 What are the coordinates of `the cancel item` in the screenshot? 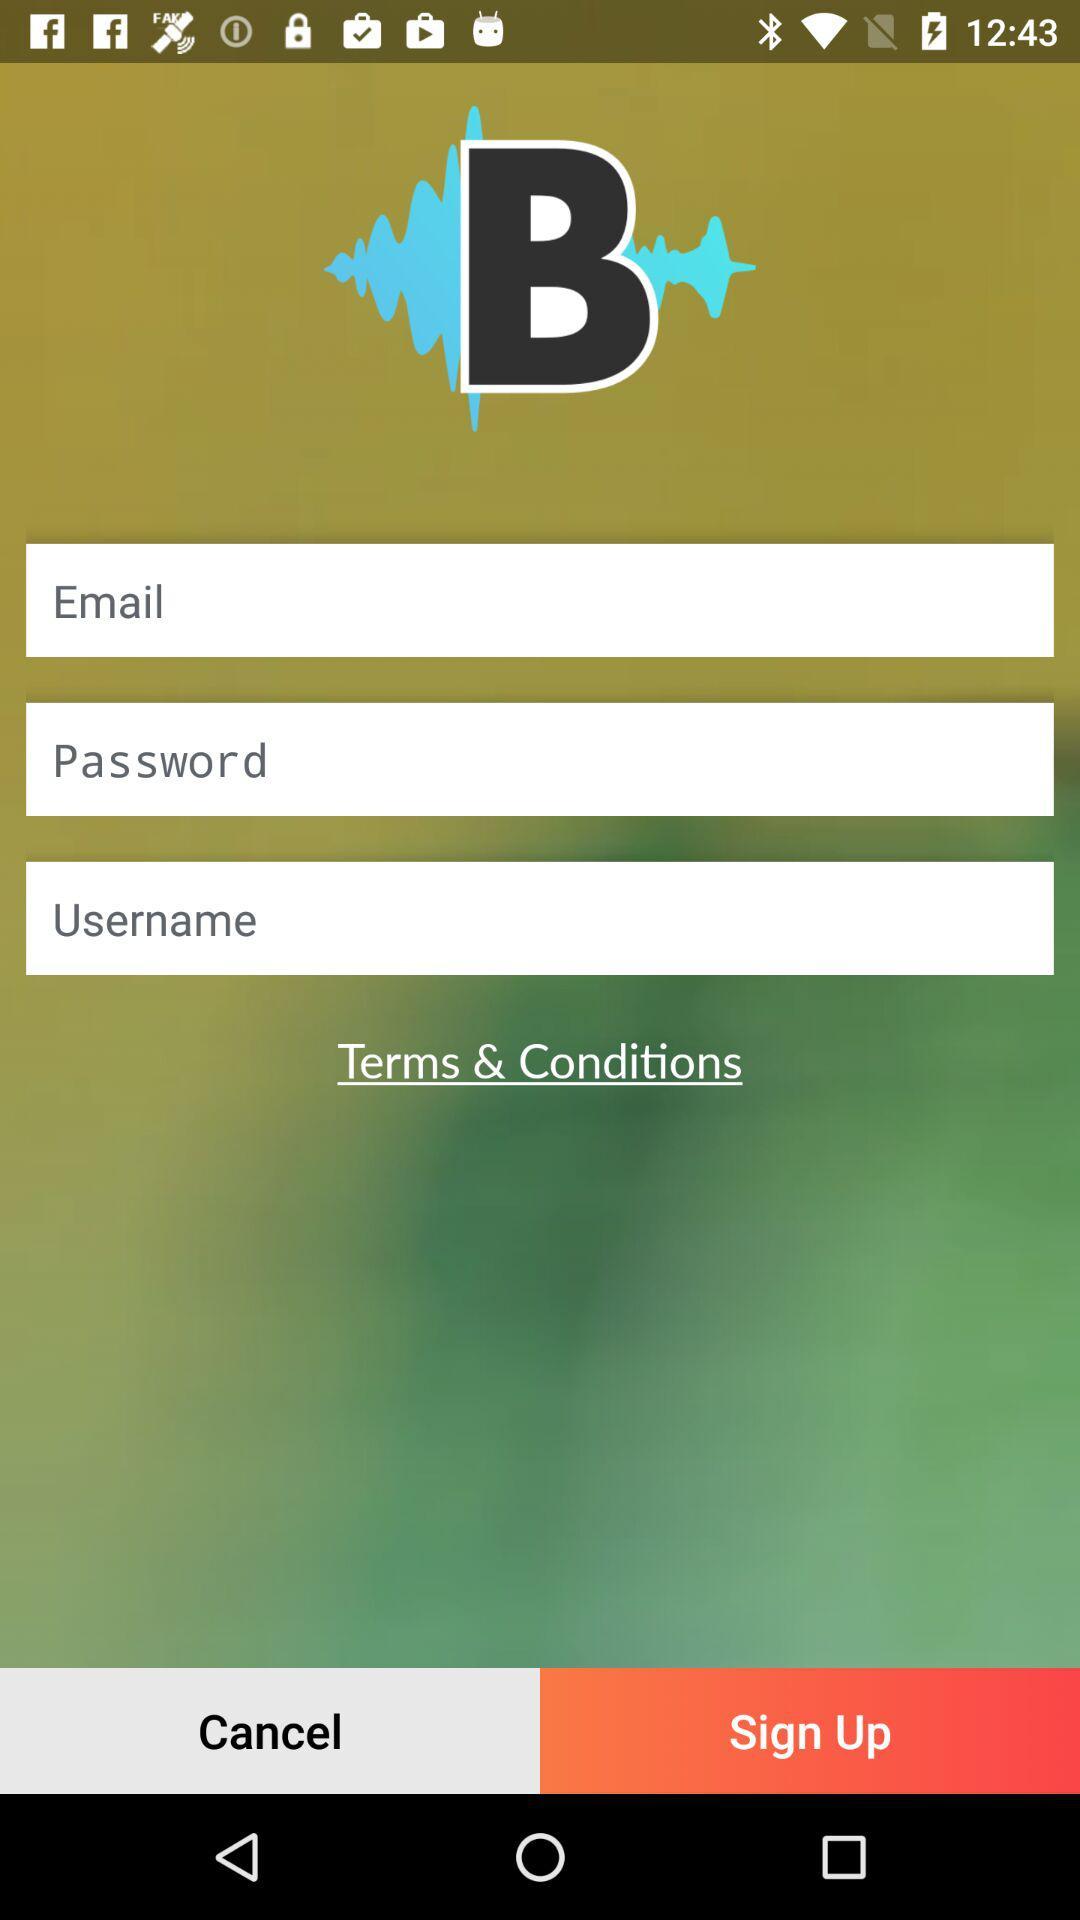 It's located at (270, 1730).